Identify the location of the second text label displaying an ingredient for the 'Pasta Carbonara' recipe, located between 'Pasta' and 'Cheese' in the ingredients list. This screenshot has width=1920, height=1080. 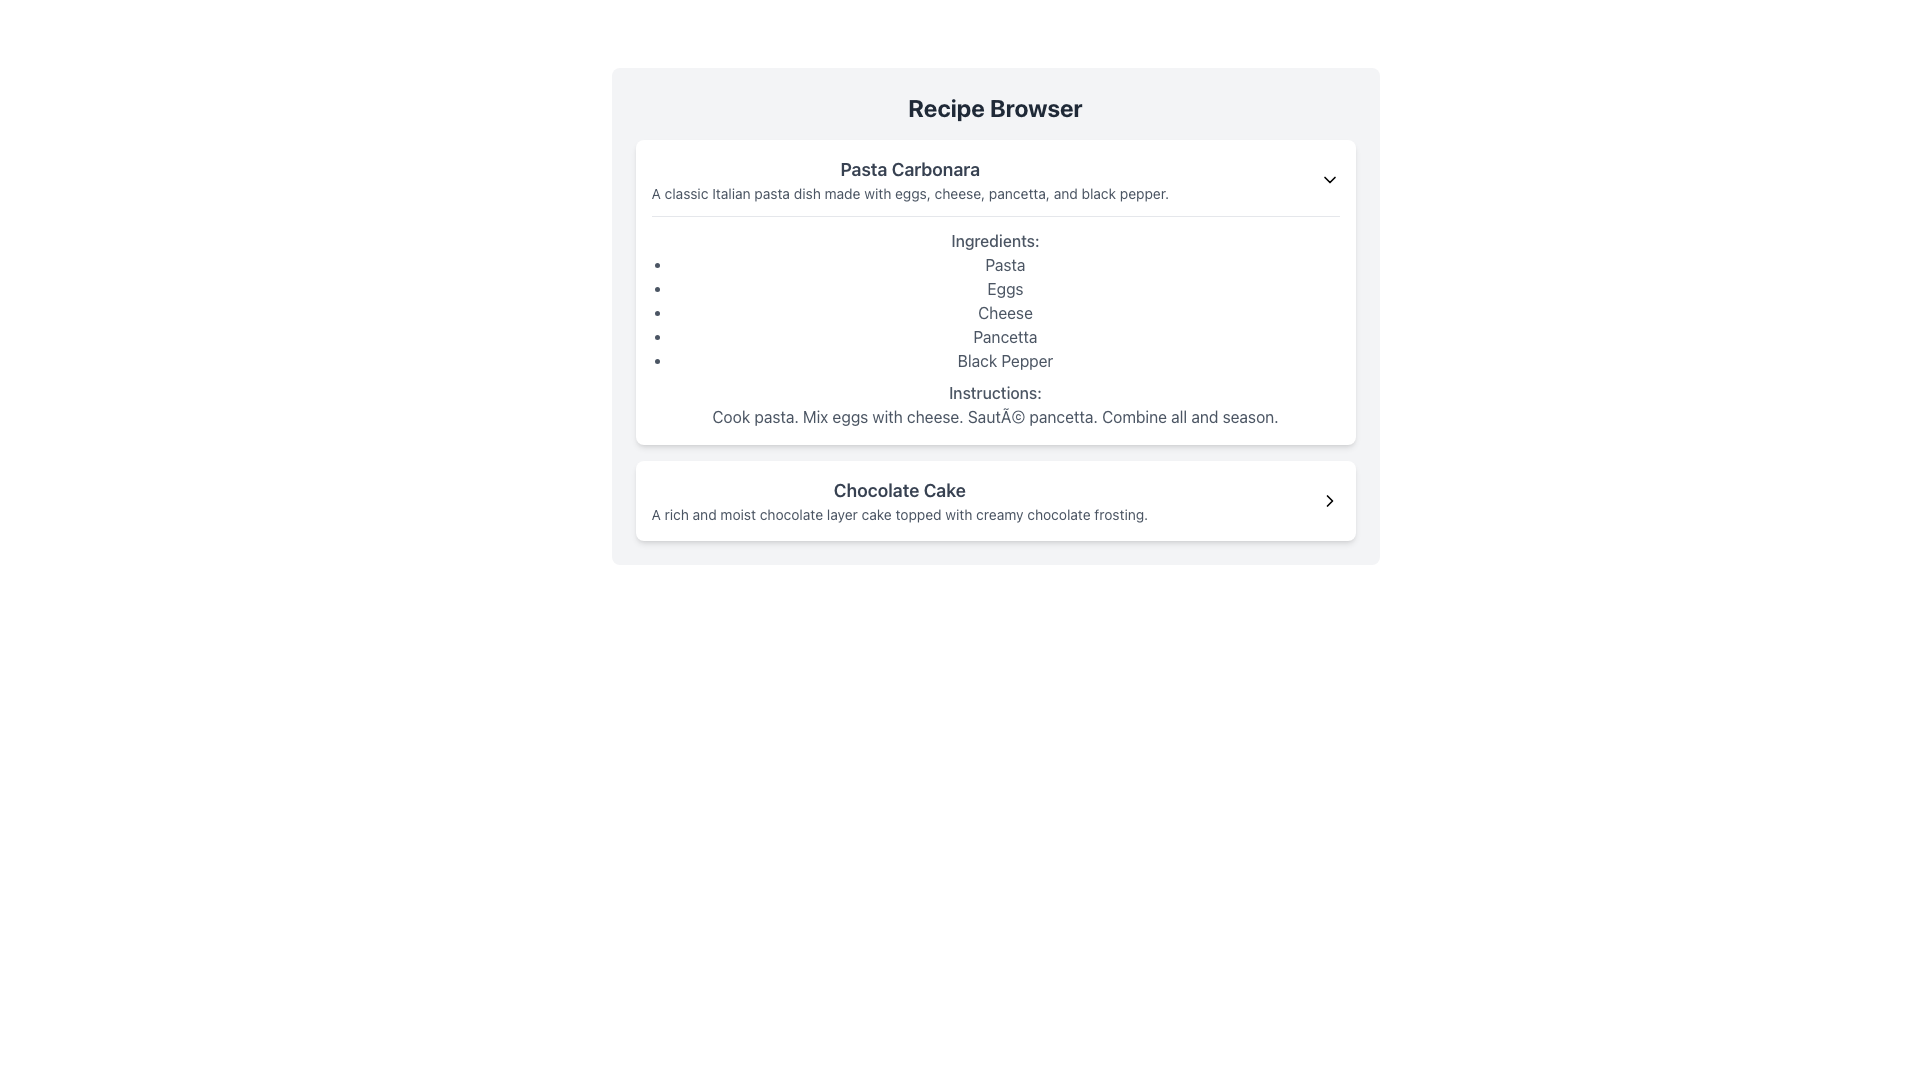
(1005, 289).